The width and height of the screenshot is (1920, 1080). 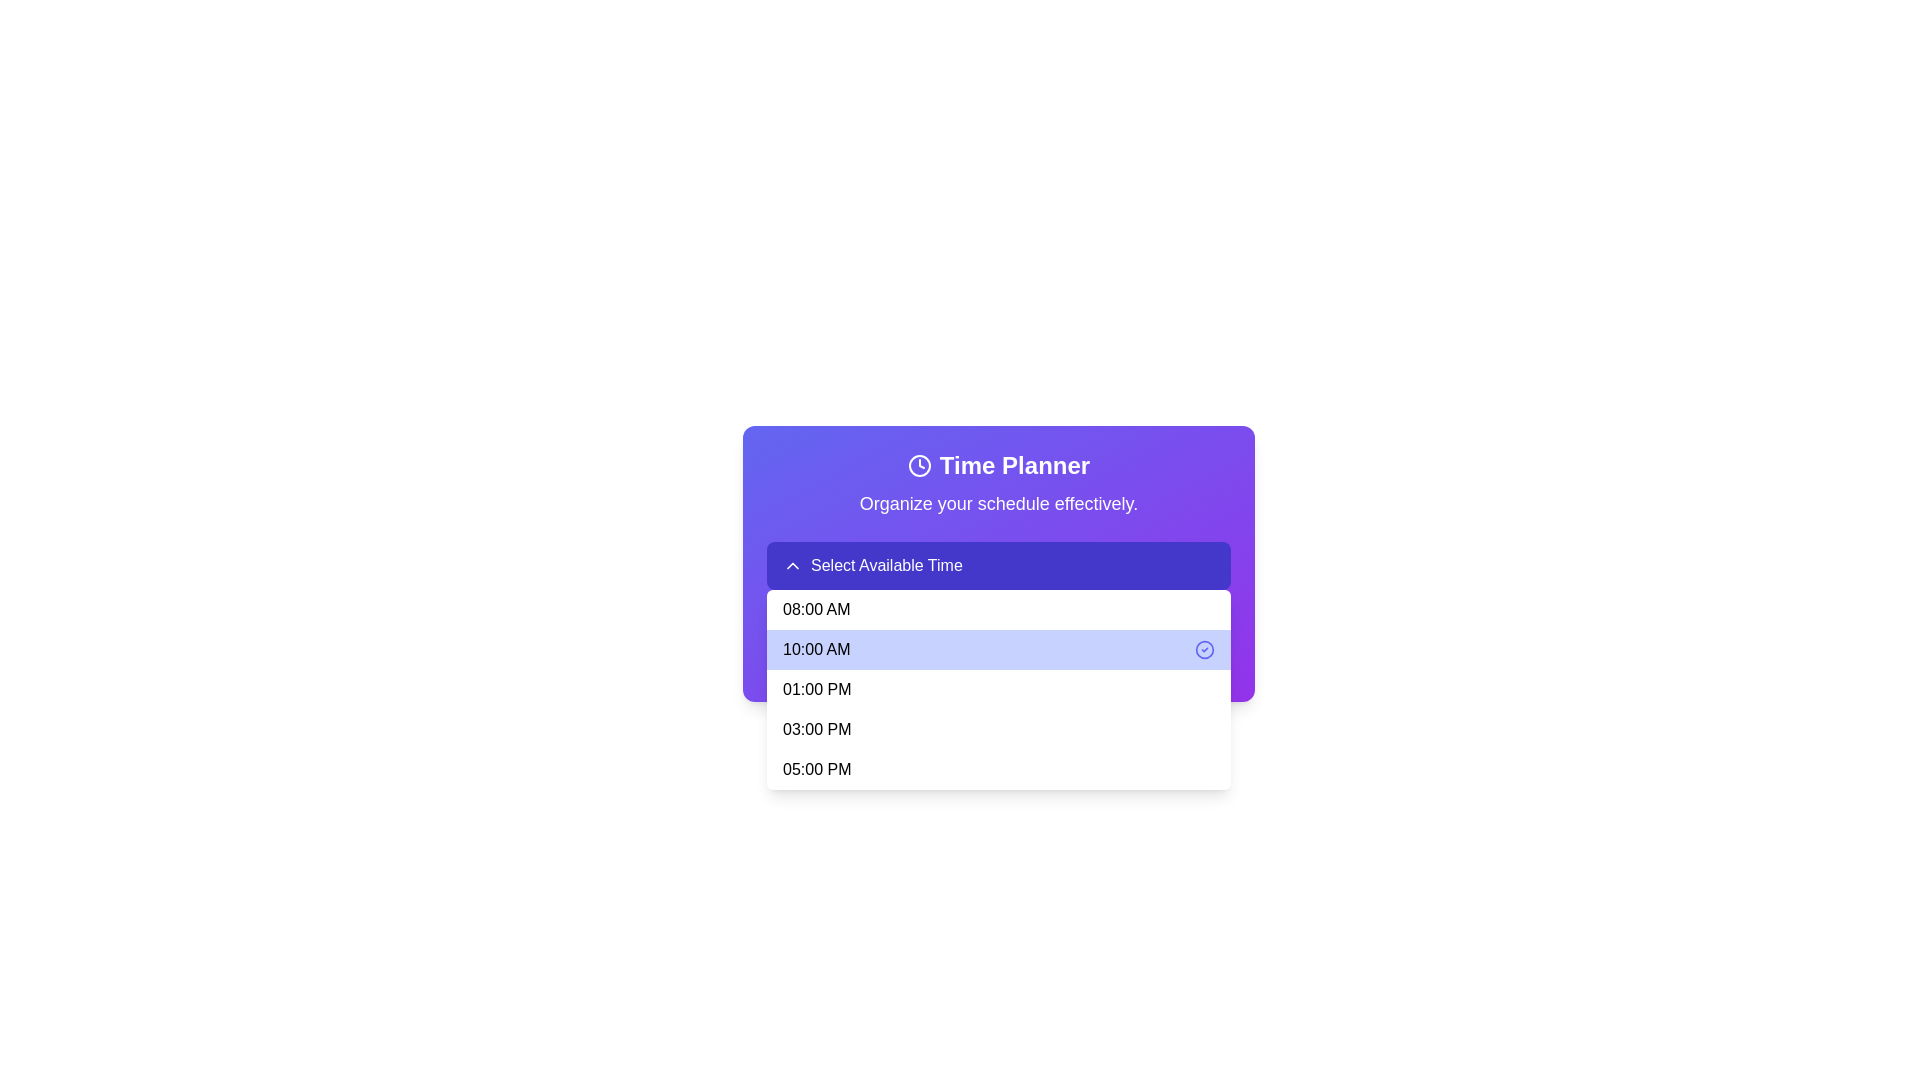 I want to click on the first selectable time option in the drop-down list under 'Select Available Time', so click(x=816, y=608).